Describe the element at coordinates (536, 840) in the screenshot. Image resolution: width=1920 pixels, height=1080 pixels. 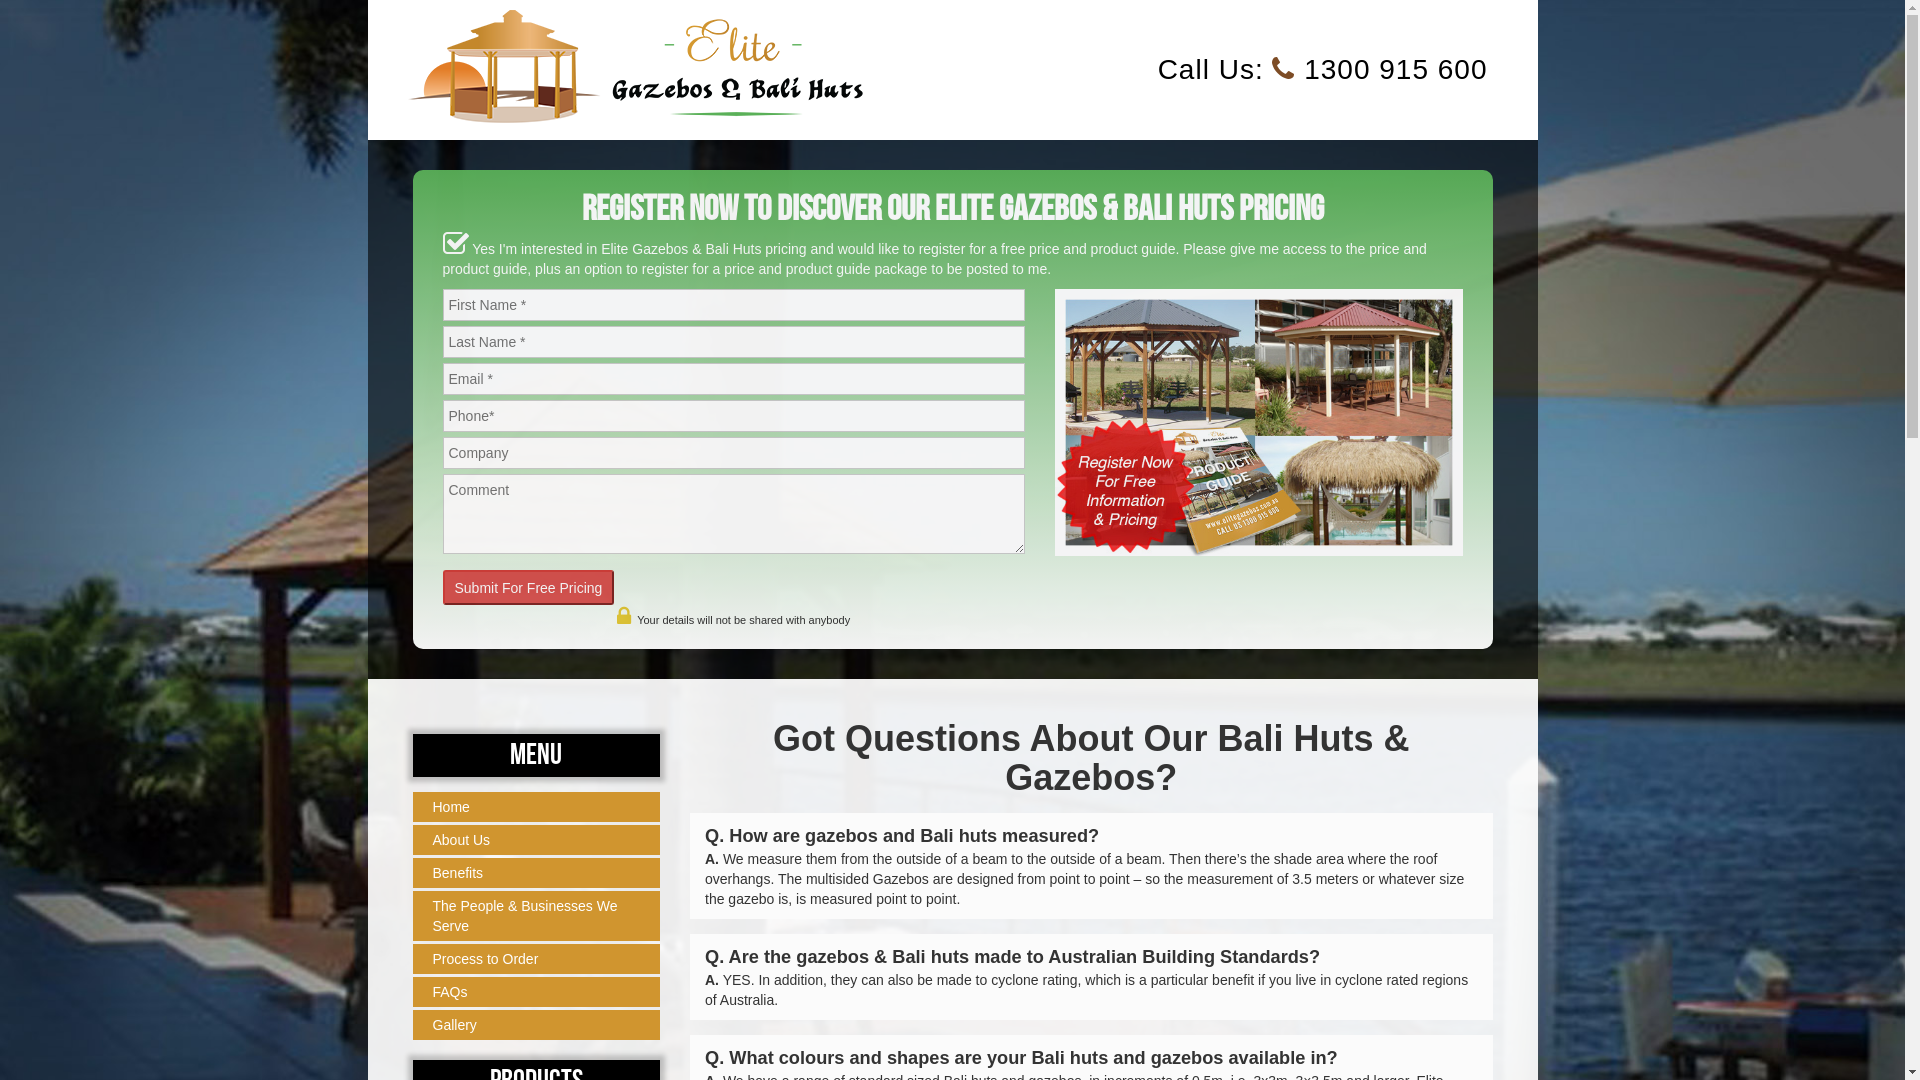
I see `'About Us'` at that location.